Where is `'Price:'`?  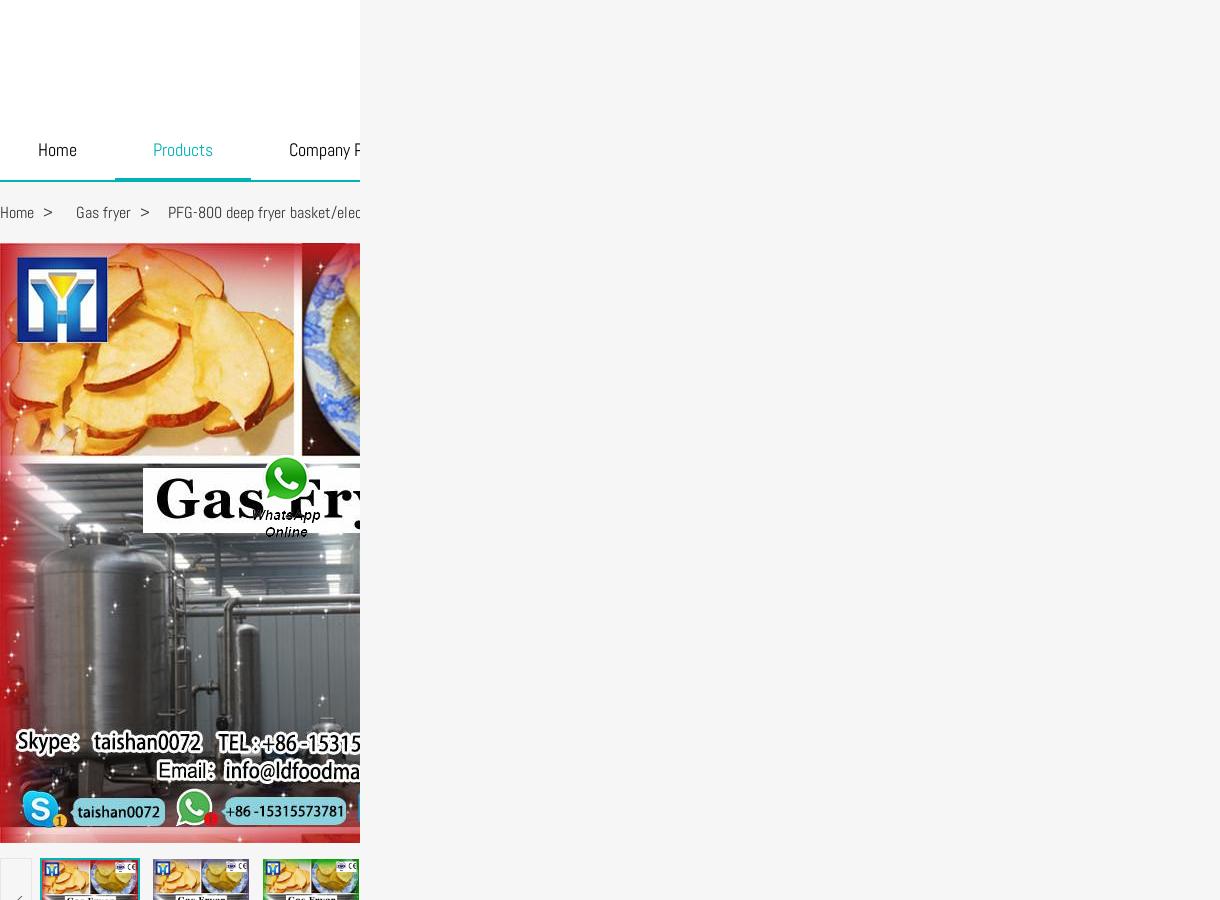
'Price:' is located at coordinates (644, 335).